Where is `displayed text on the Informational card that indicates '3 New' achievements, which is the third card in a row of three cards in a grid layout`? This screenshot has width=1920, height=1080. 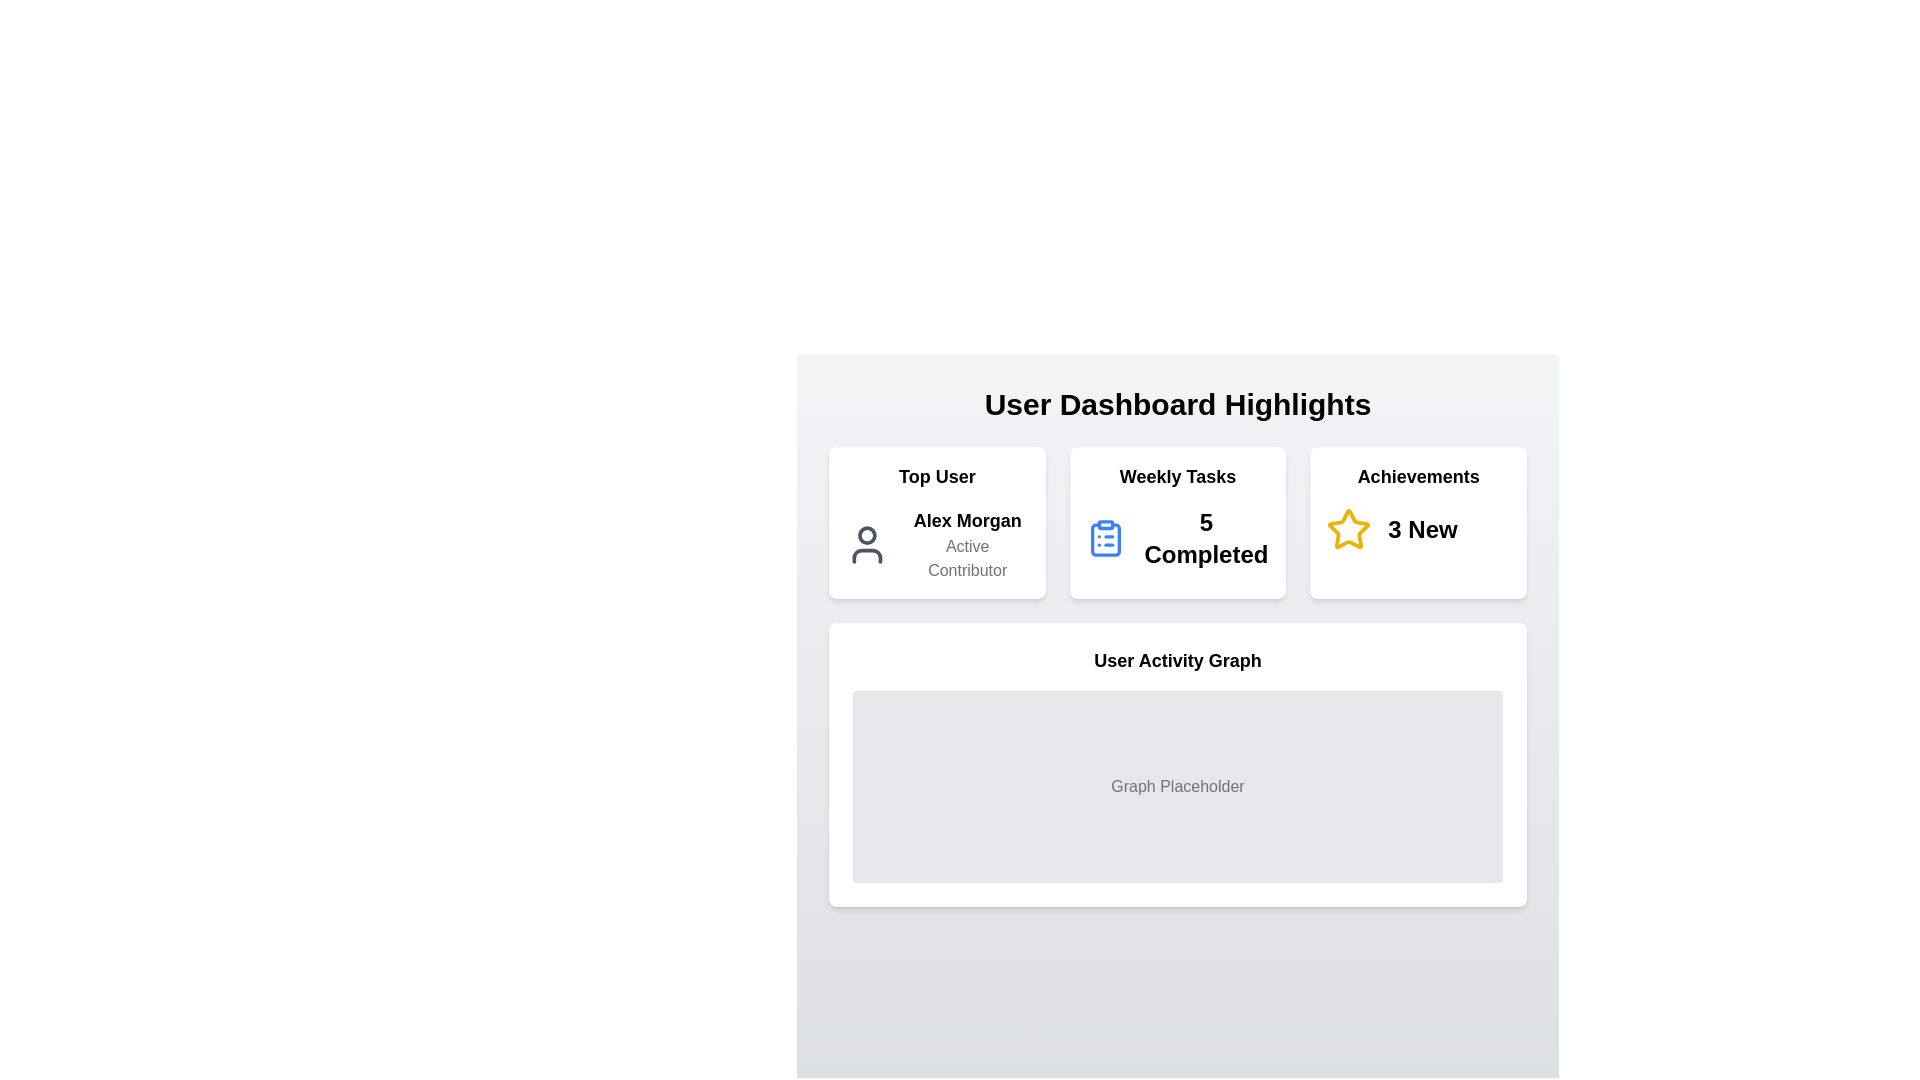
displayed text on the Informational card that indicates '3 New' achievements, which is the third card in a row of three cards in a grid layout is located at coordinates (1417, 522).